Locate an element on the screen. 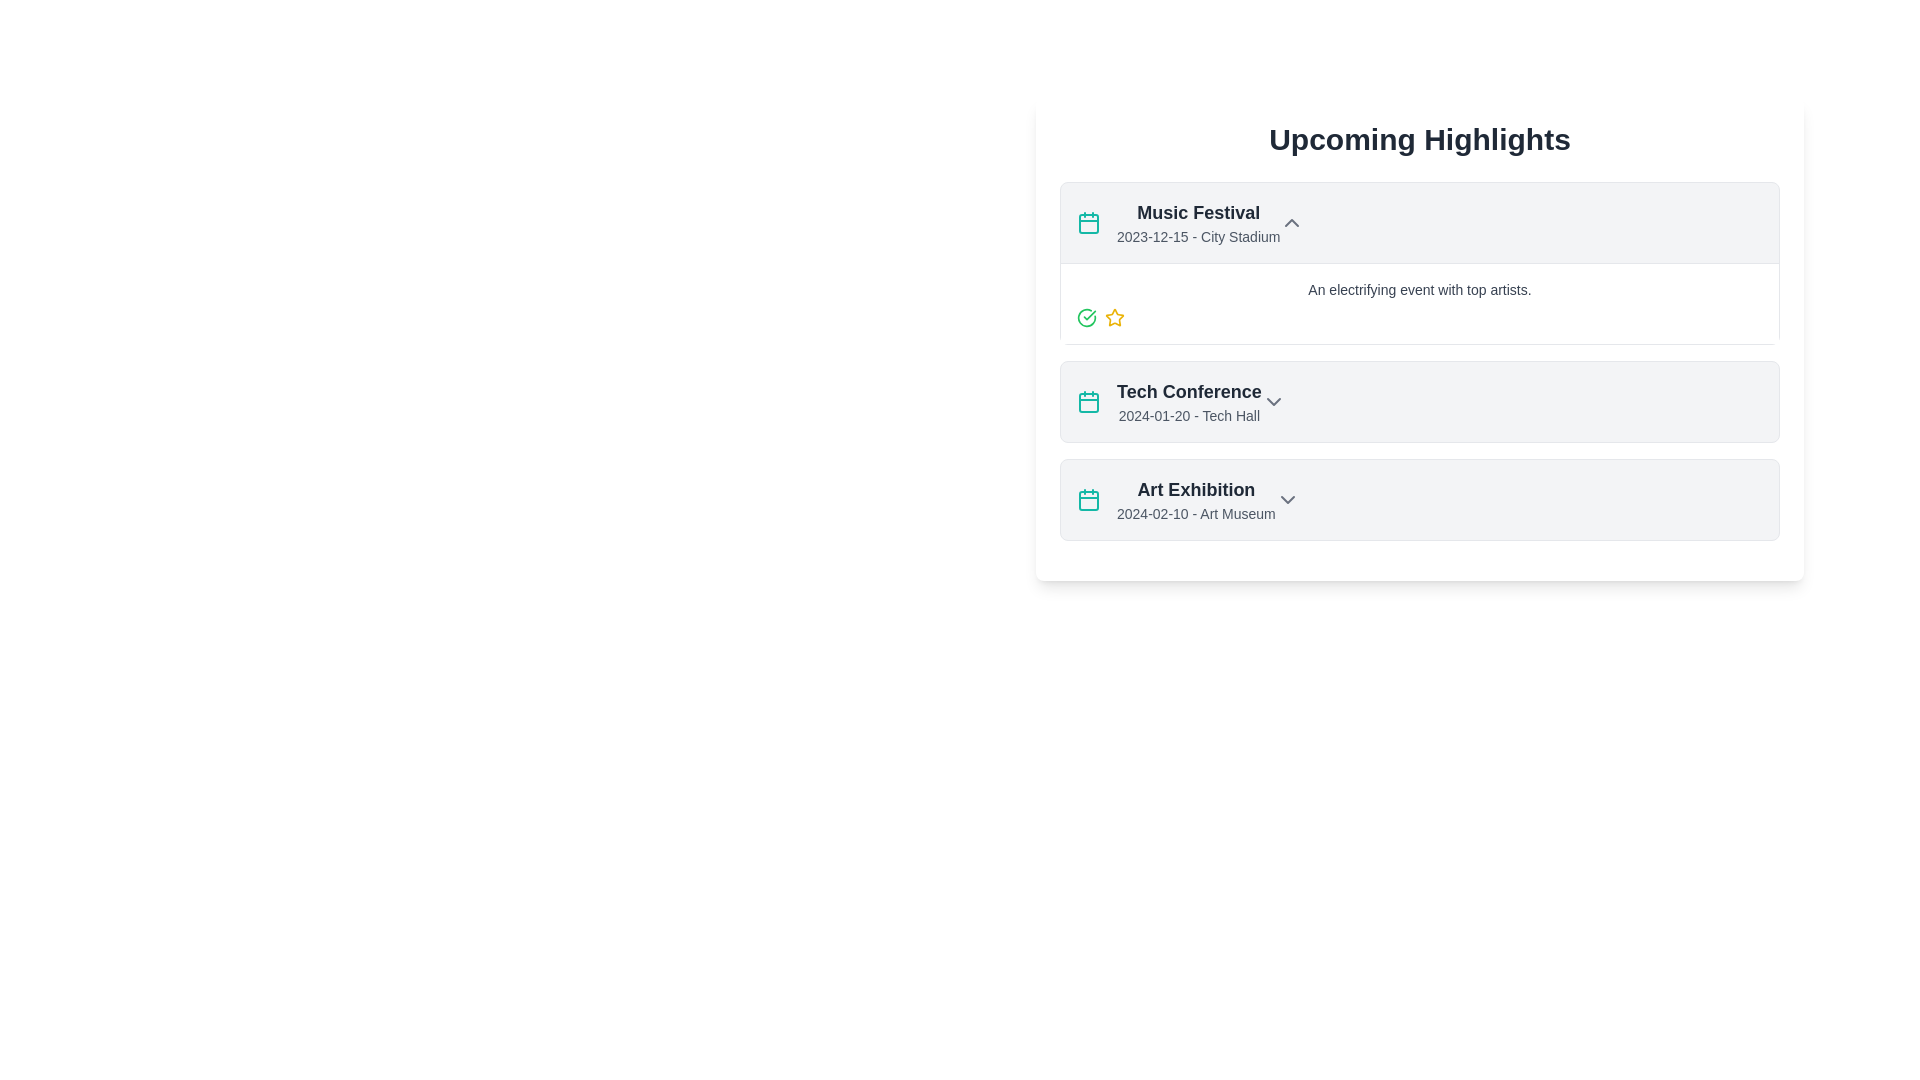 This screenshot has height=1080, width=1920. the text label displaying '2024-02-10 - Art Museum', which is styled in gray and located within the 'Art Exhibition' entry of the 'Upcoming Highlights' section is located at coordinates (1196, 512).